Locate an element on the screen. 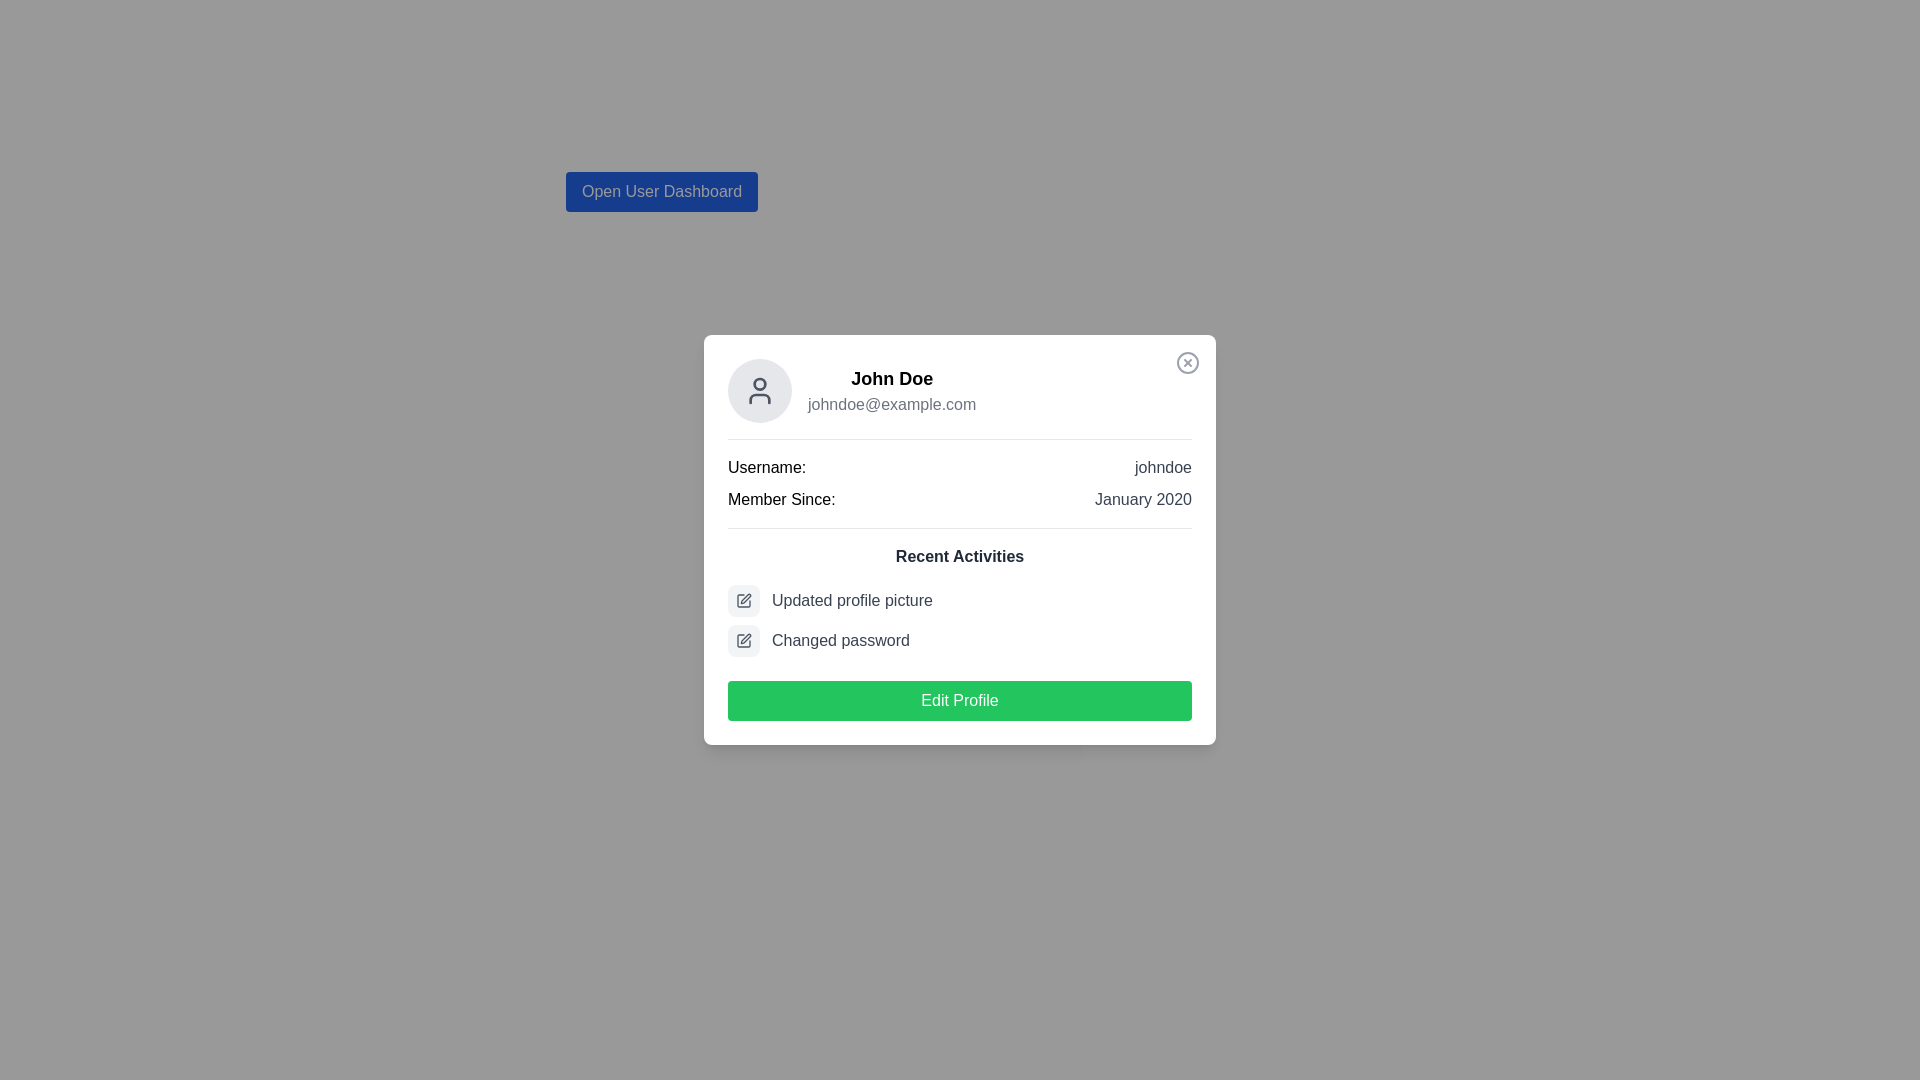 Image resolution: width=1920 pixels, height=1080 pixels. the pen icon within the 'Recent Activities' card is located at coordinates (743, 640).